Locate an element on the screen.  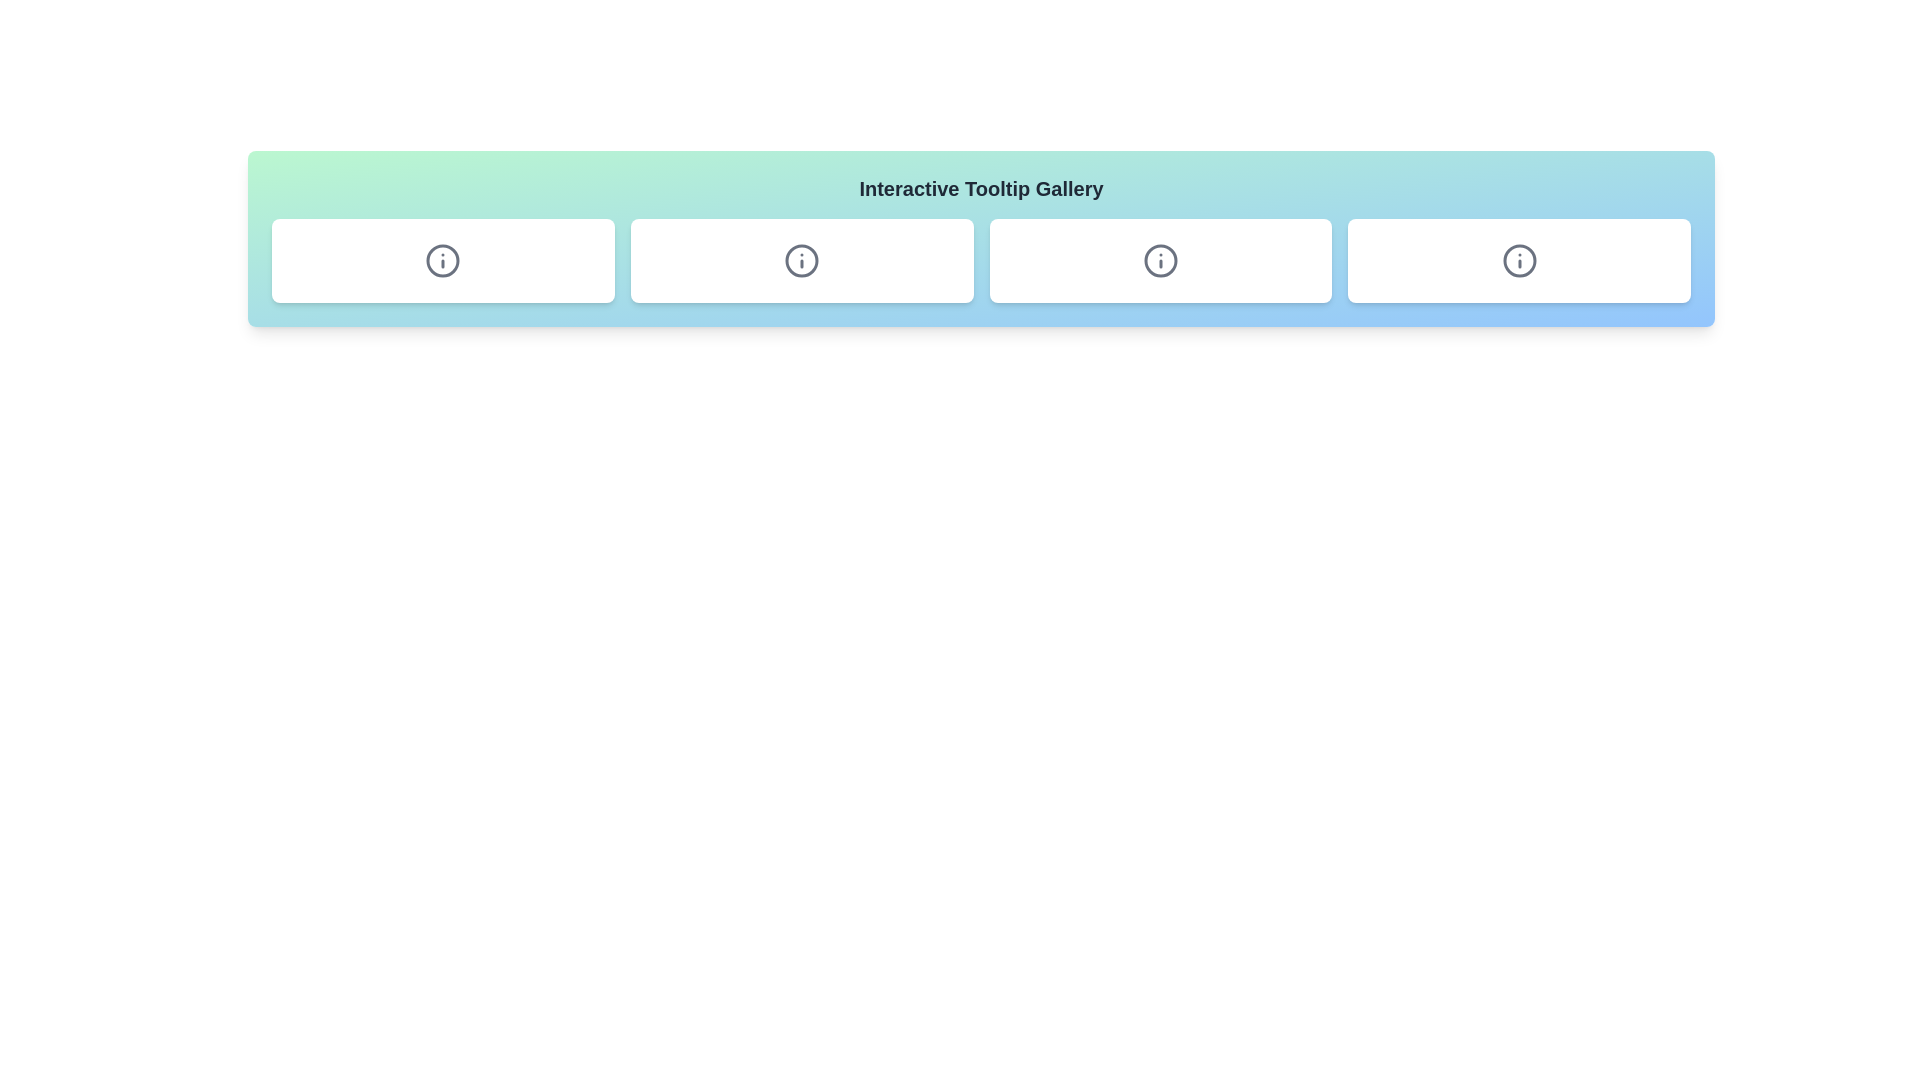
the fourth information icon is located at coordinates (1519, 260).